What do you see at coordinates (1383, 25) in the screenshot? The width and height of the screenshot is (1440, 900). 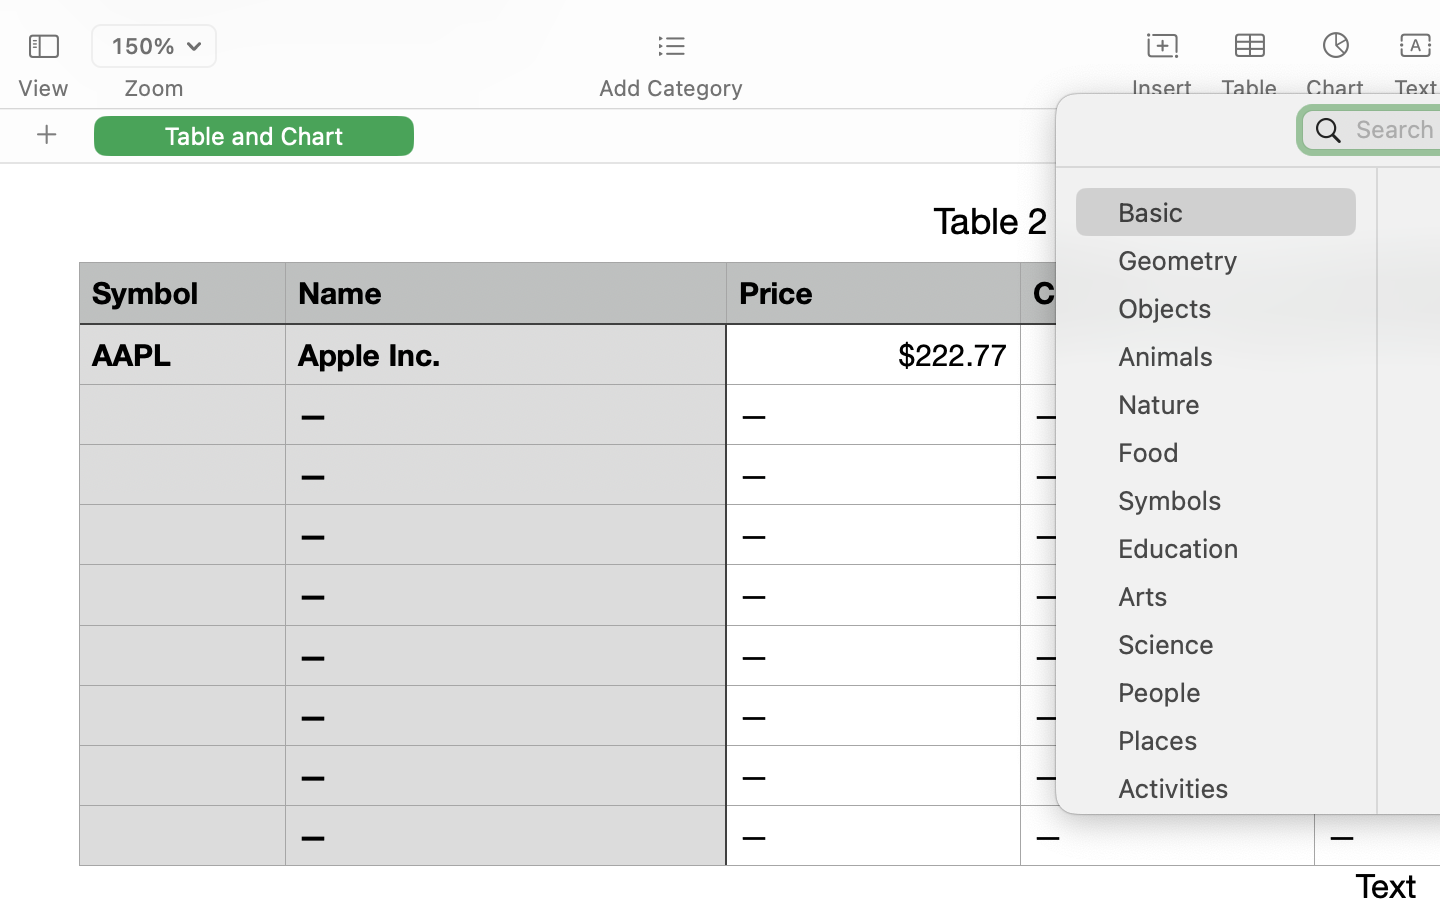 I see `'Untitled'` at bounding box center [1383, 25].